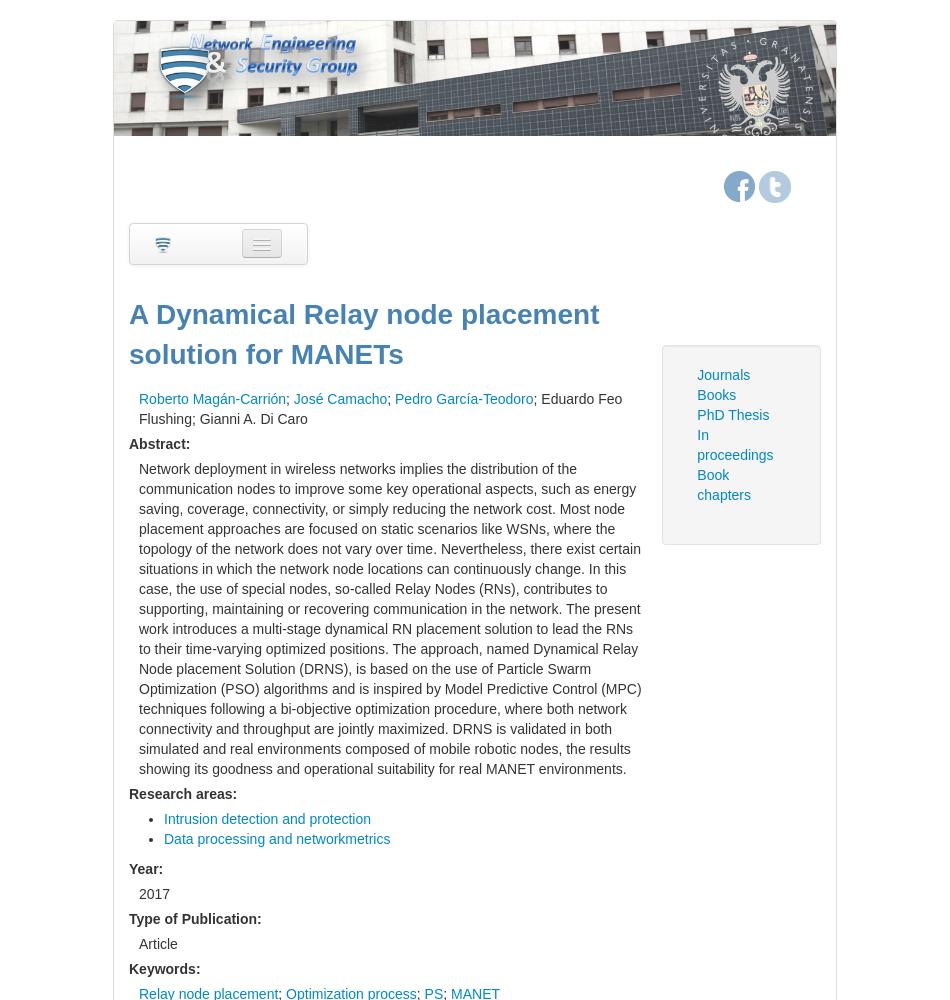  I want to click on 'Roberto Magán-Carrión', so click(212, 398).